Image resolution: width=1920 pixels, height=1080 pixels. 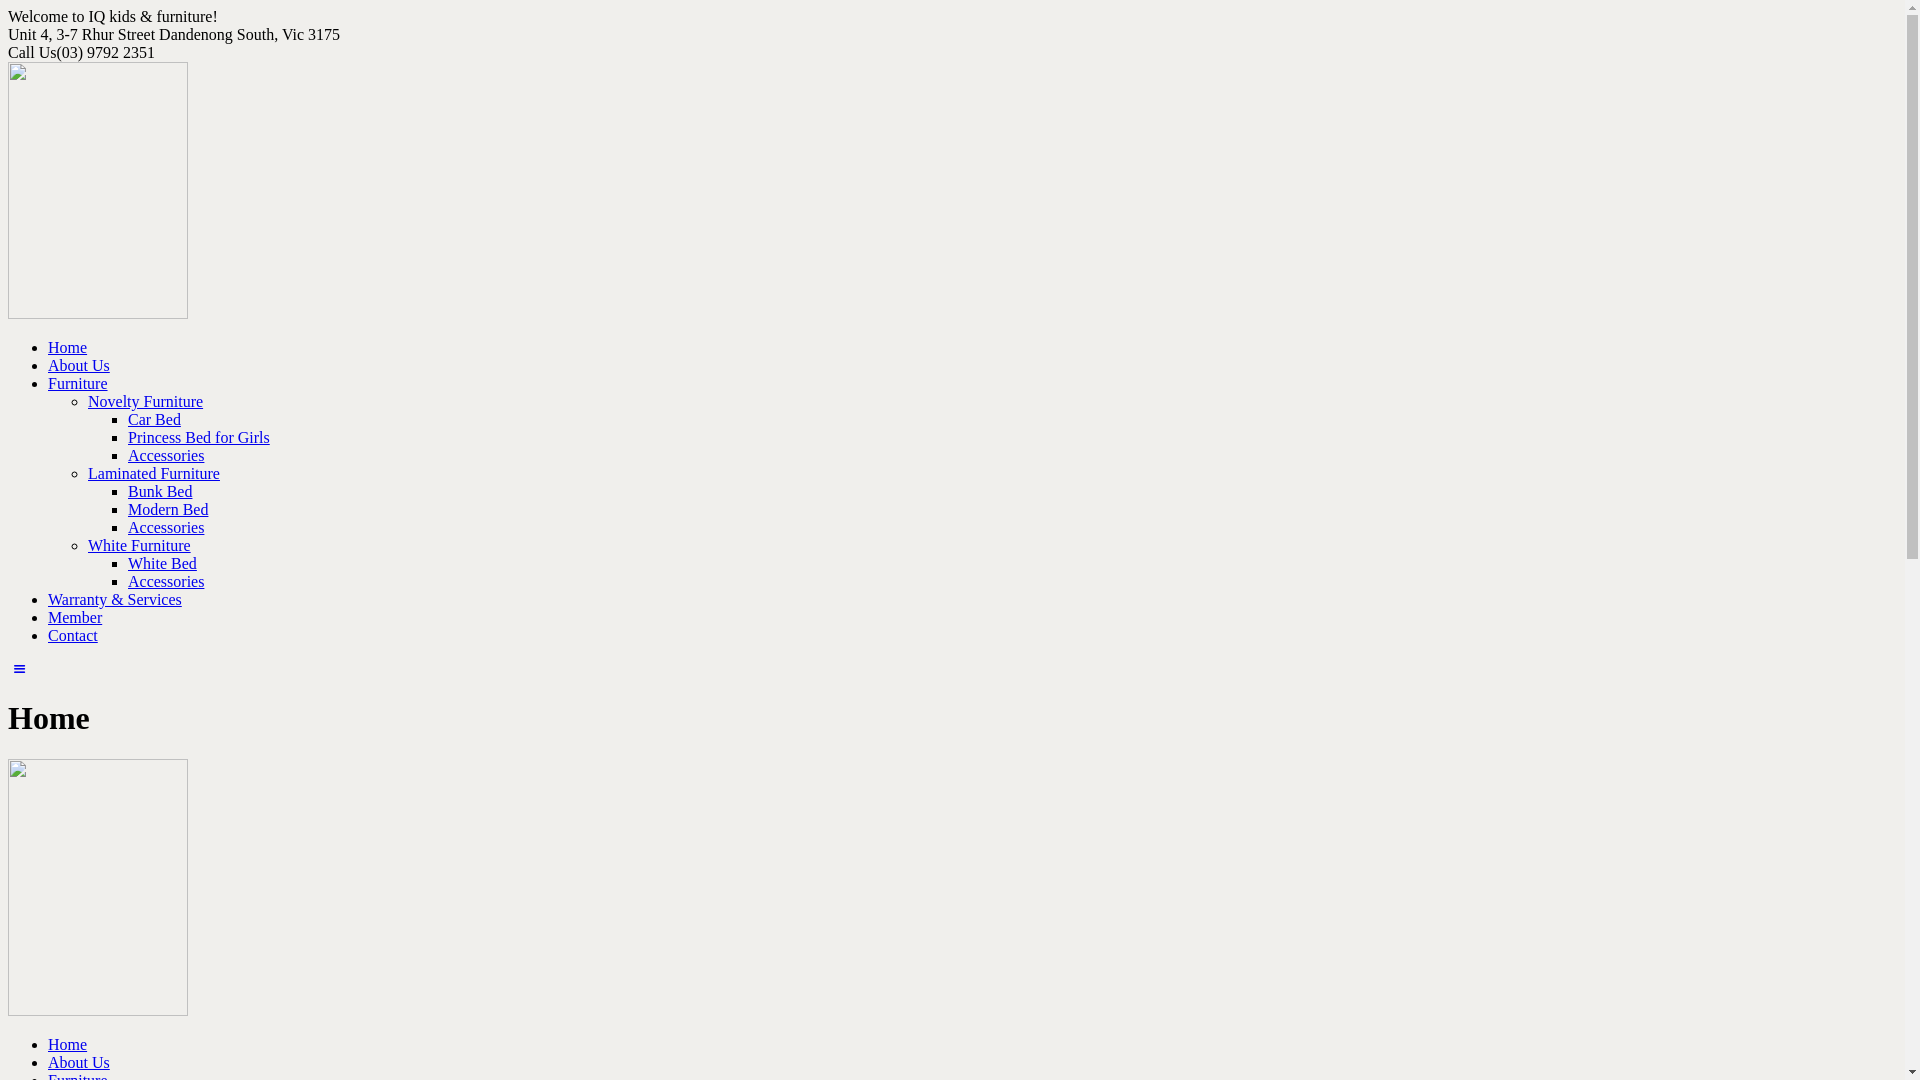 I want to click on 'Laminated Furniture', so click(x=152, y=473).